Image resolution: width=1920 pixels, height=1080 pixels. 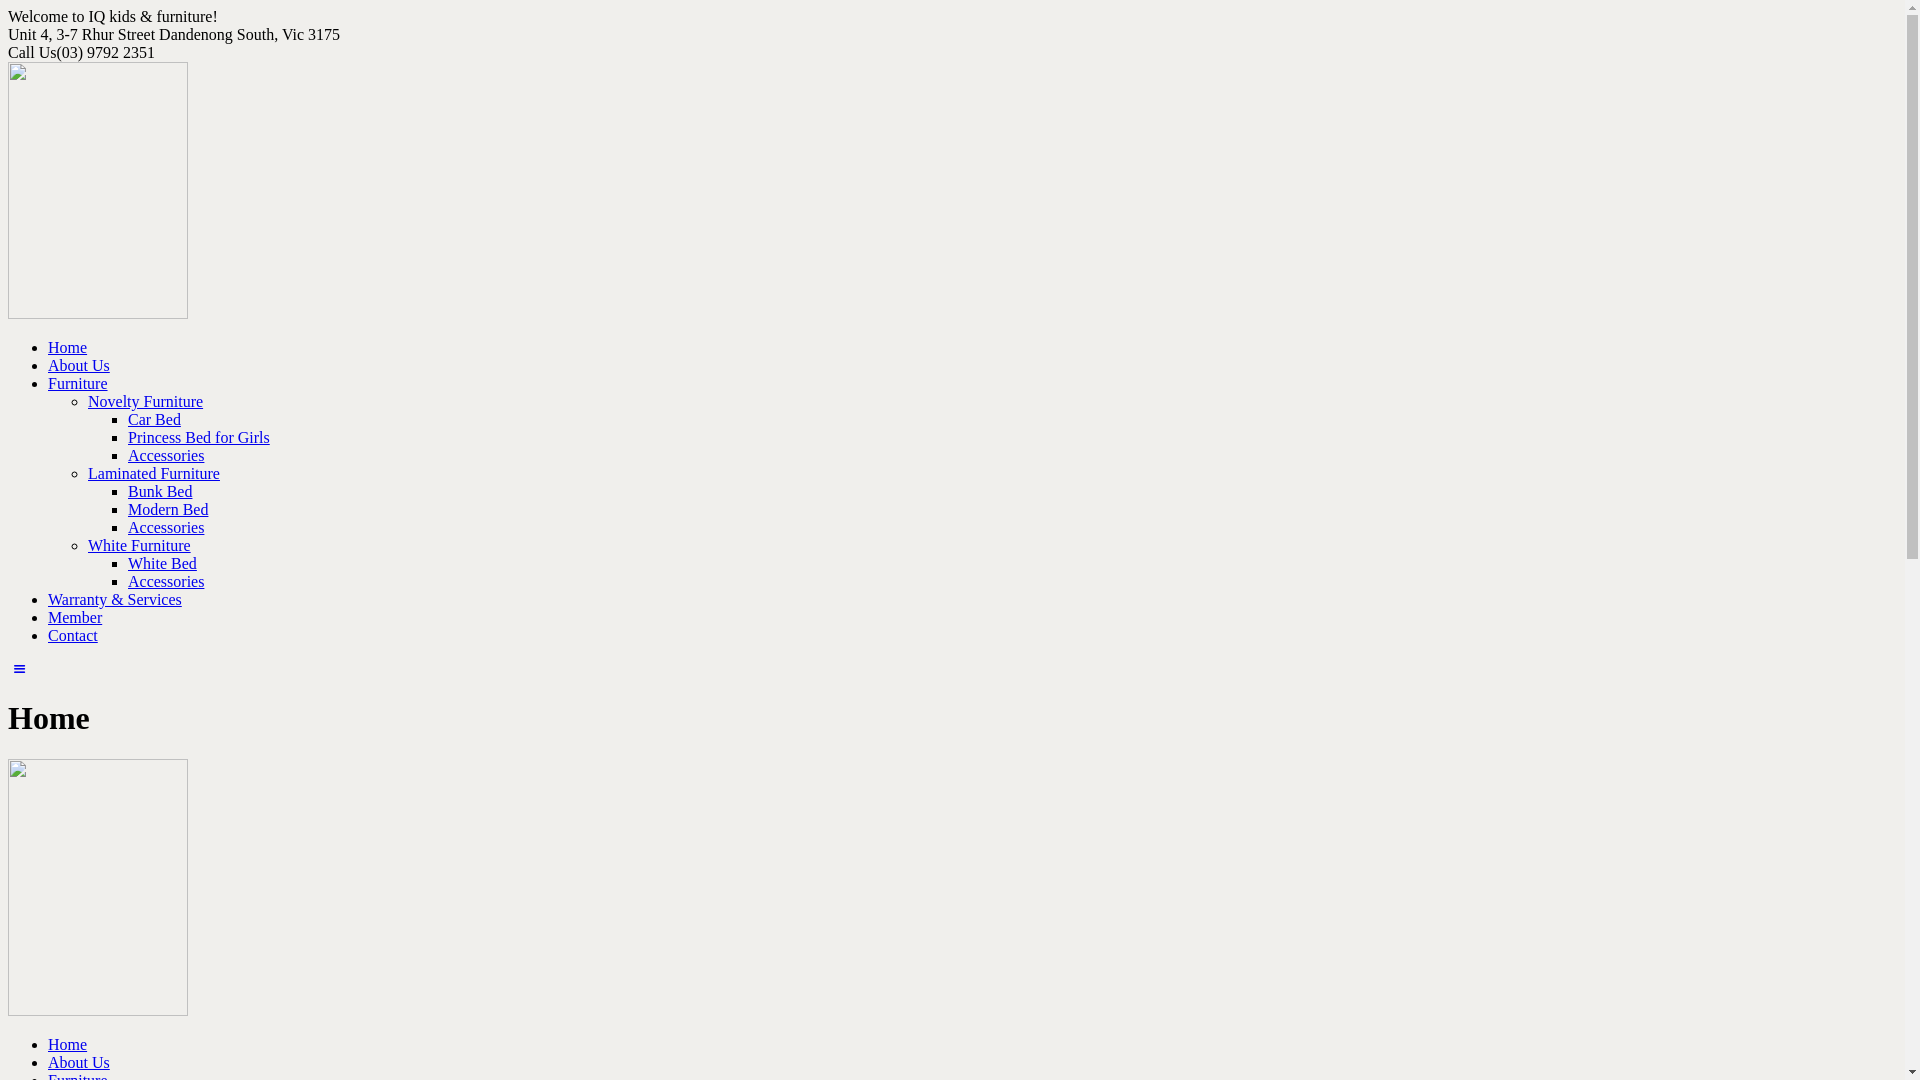 I want to click on 'Laminated Furniture', so click(x=152, y=473).